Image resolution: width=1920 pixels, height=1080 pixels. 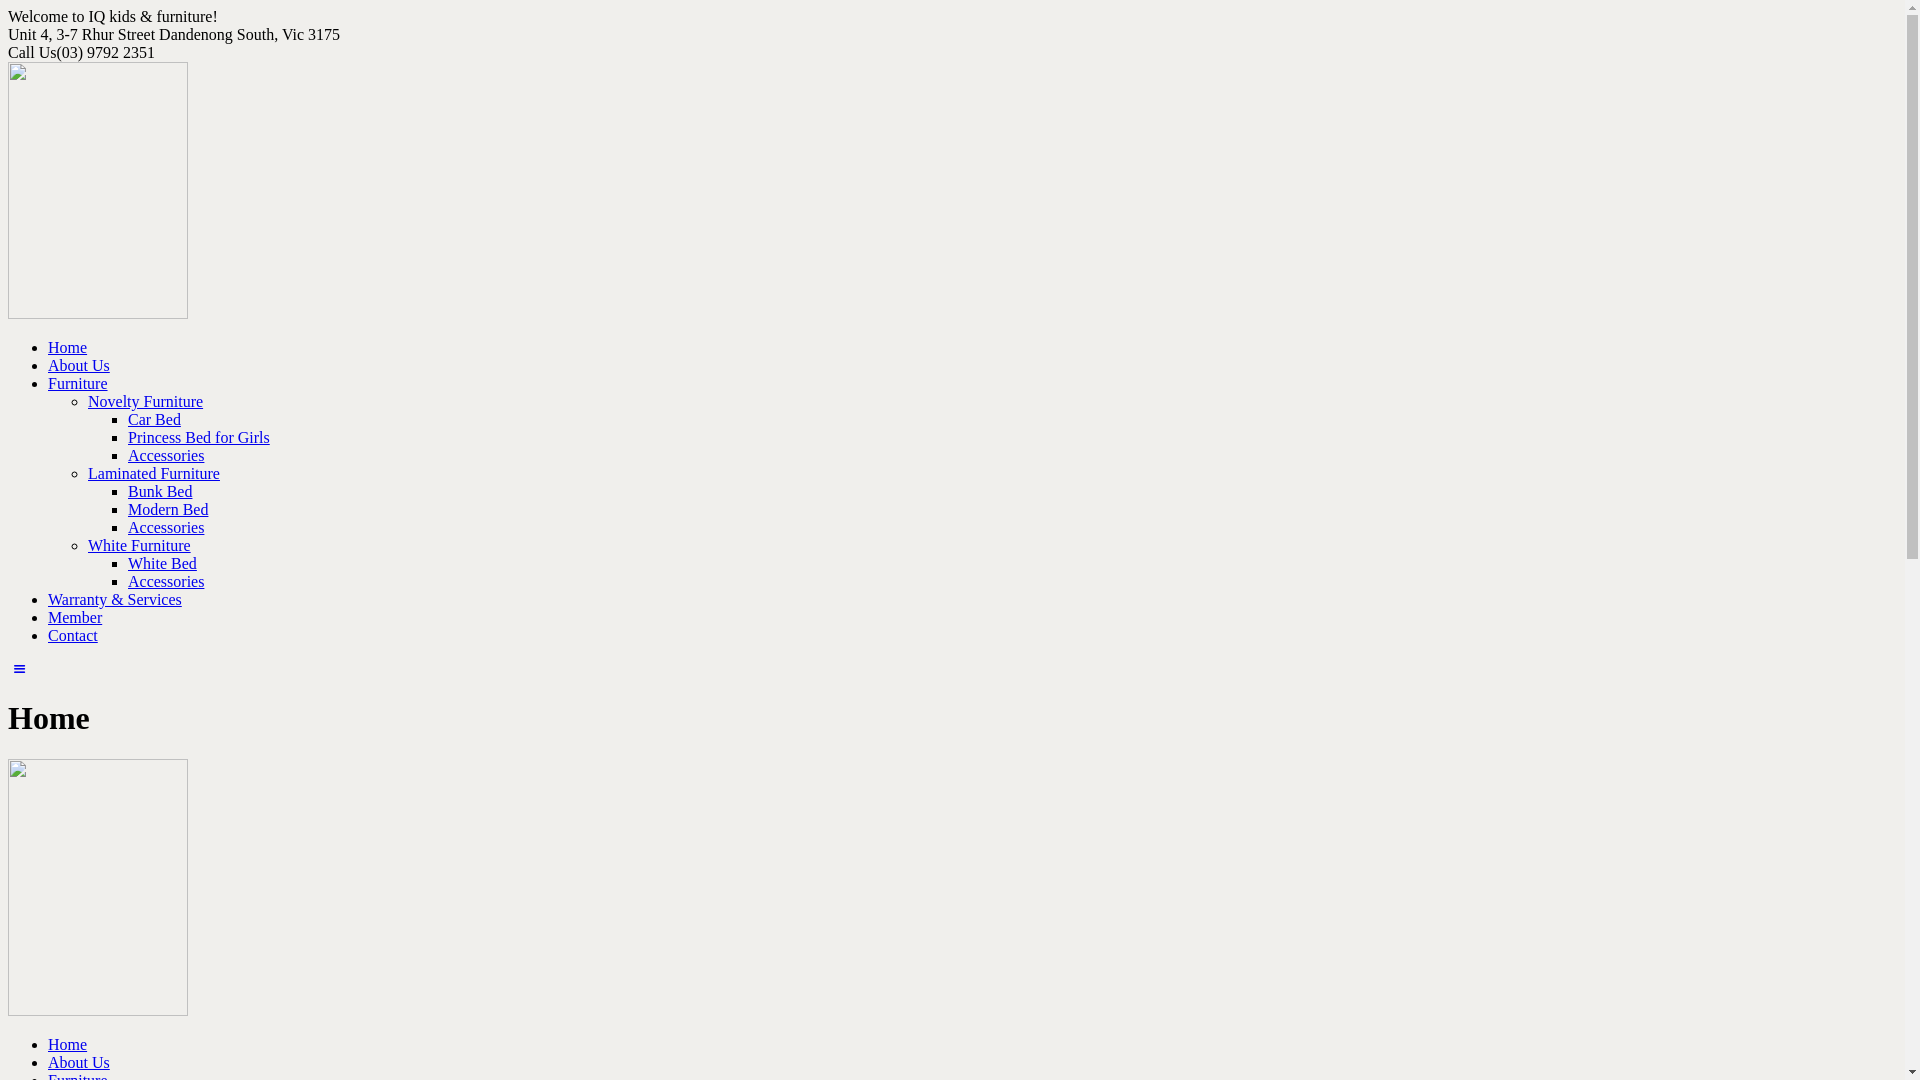 I want to click on 'Laminated Furniture', so click(x=152, y=473).